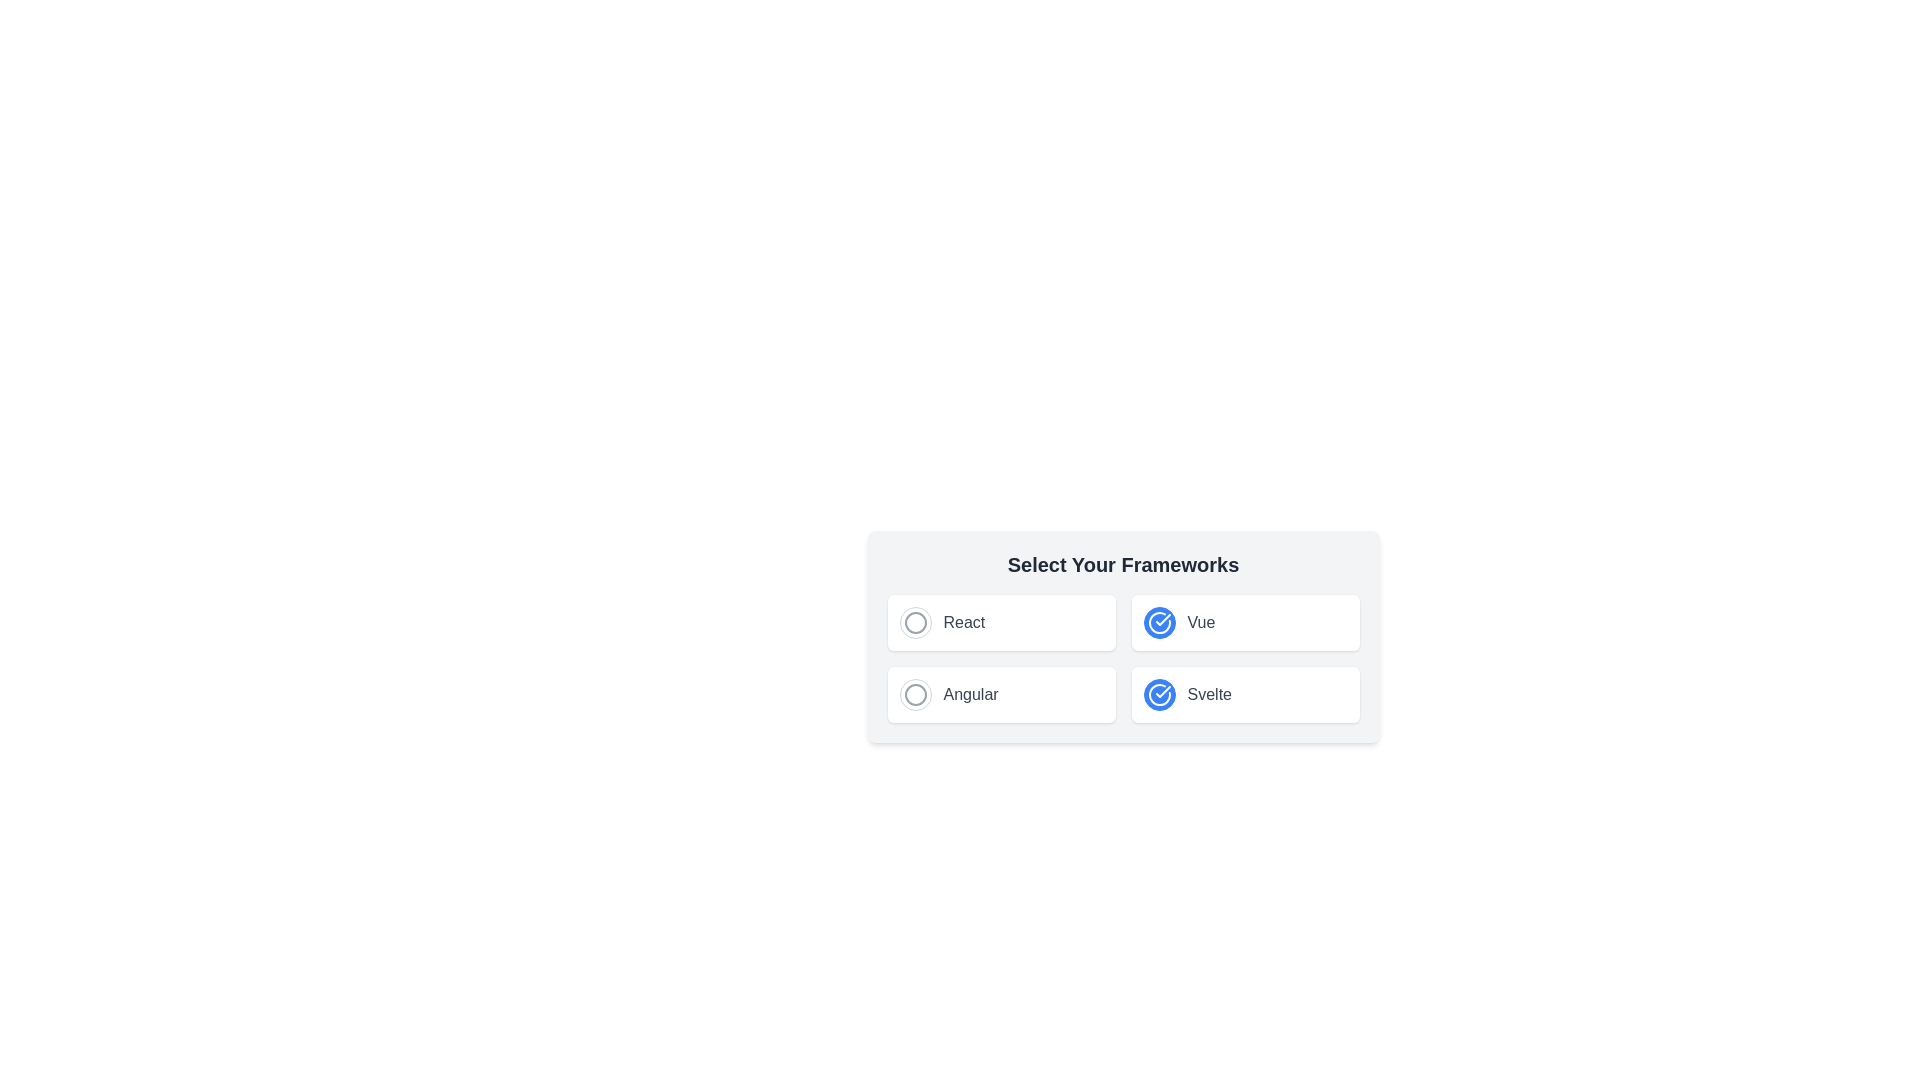 This screenshot has height=1080, width=1920. Describe the element at coordinates (1159, 622) in the screenshot. I see `the 'Vue' framework selection button located in the top-right corner of the options by clicking it to trigger a selection or deselection` at that location.